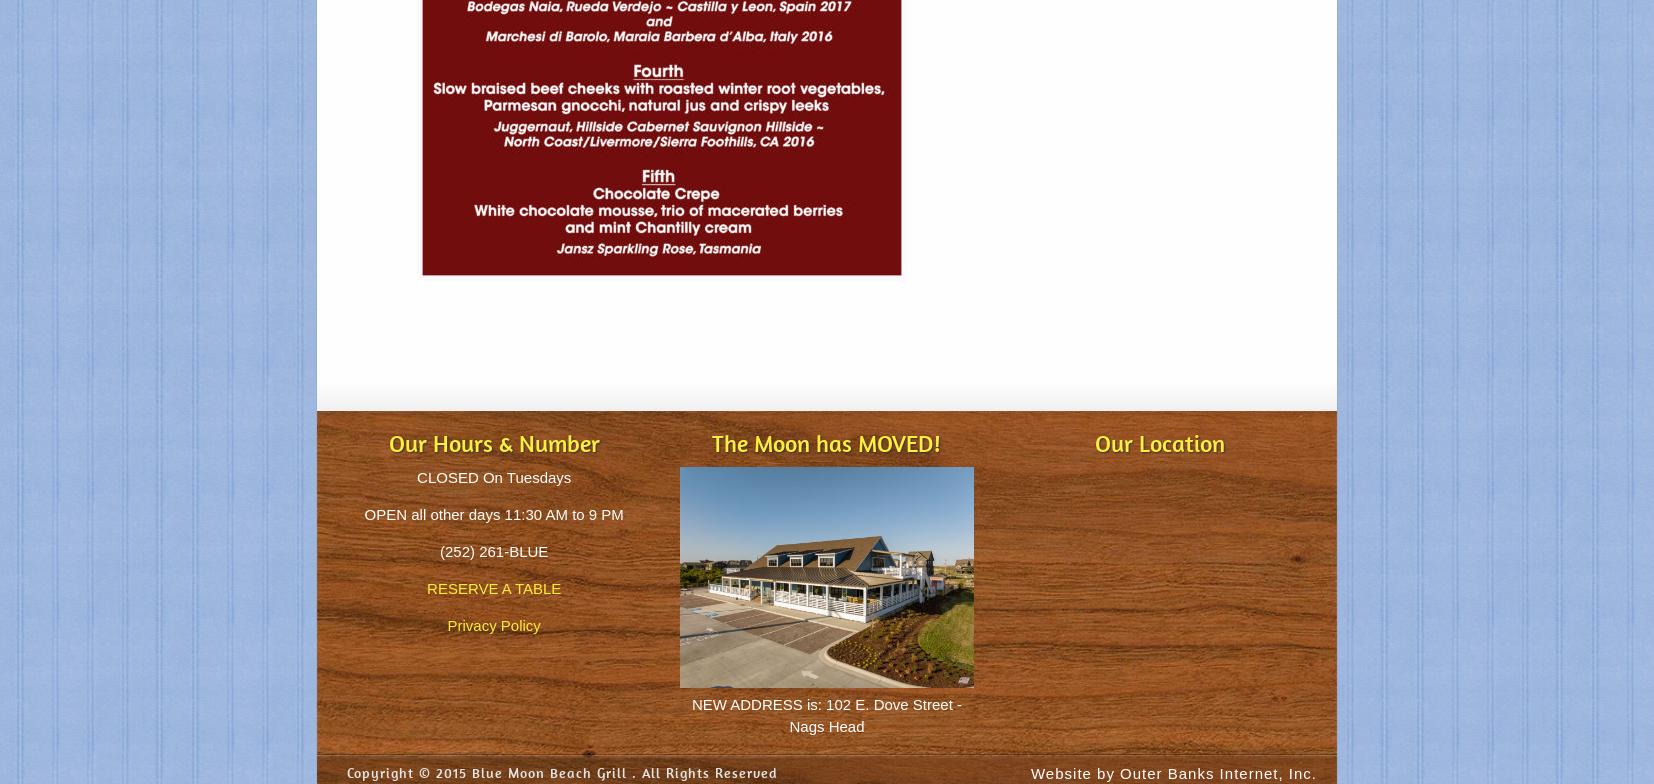 The width and height of the screenshot is (1654, 784). I want to click on 'Outer Banks Internet, Inc.', so click(1217, 772).